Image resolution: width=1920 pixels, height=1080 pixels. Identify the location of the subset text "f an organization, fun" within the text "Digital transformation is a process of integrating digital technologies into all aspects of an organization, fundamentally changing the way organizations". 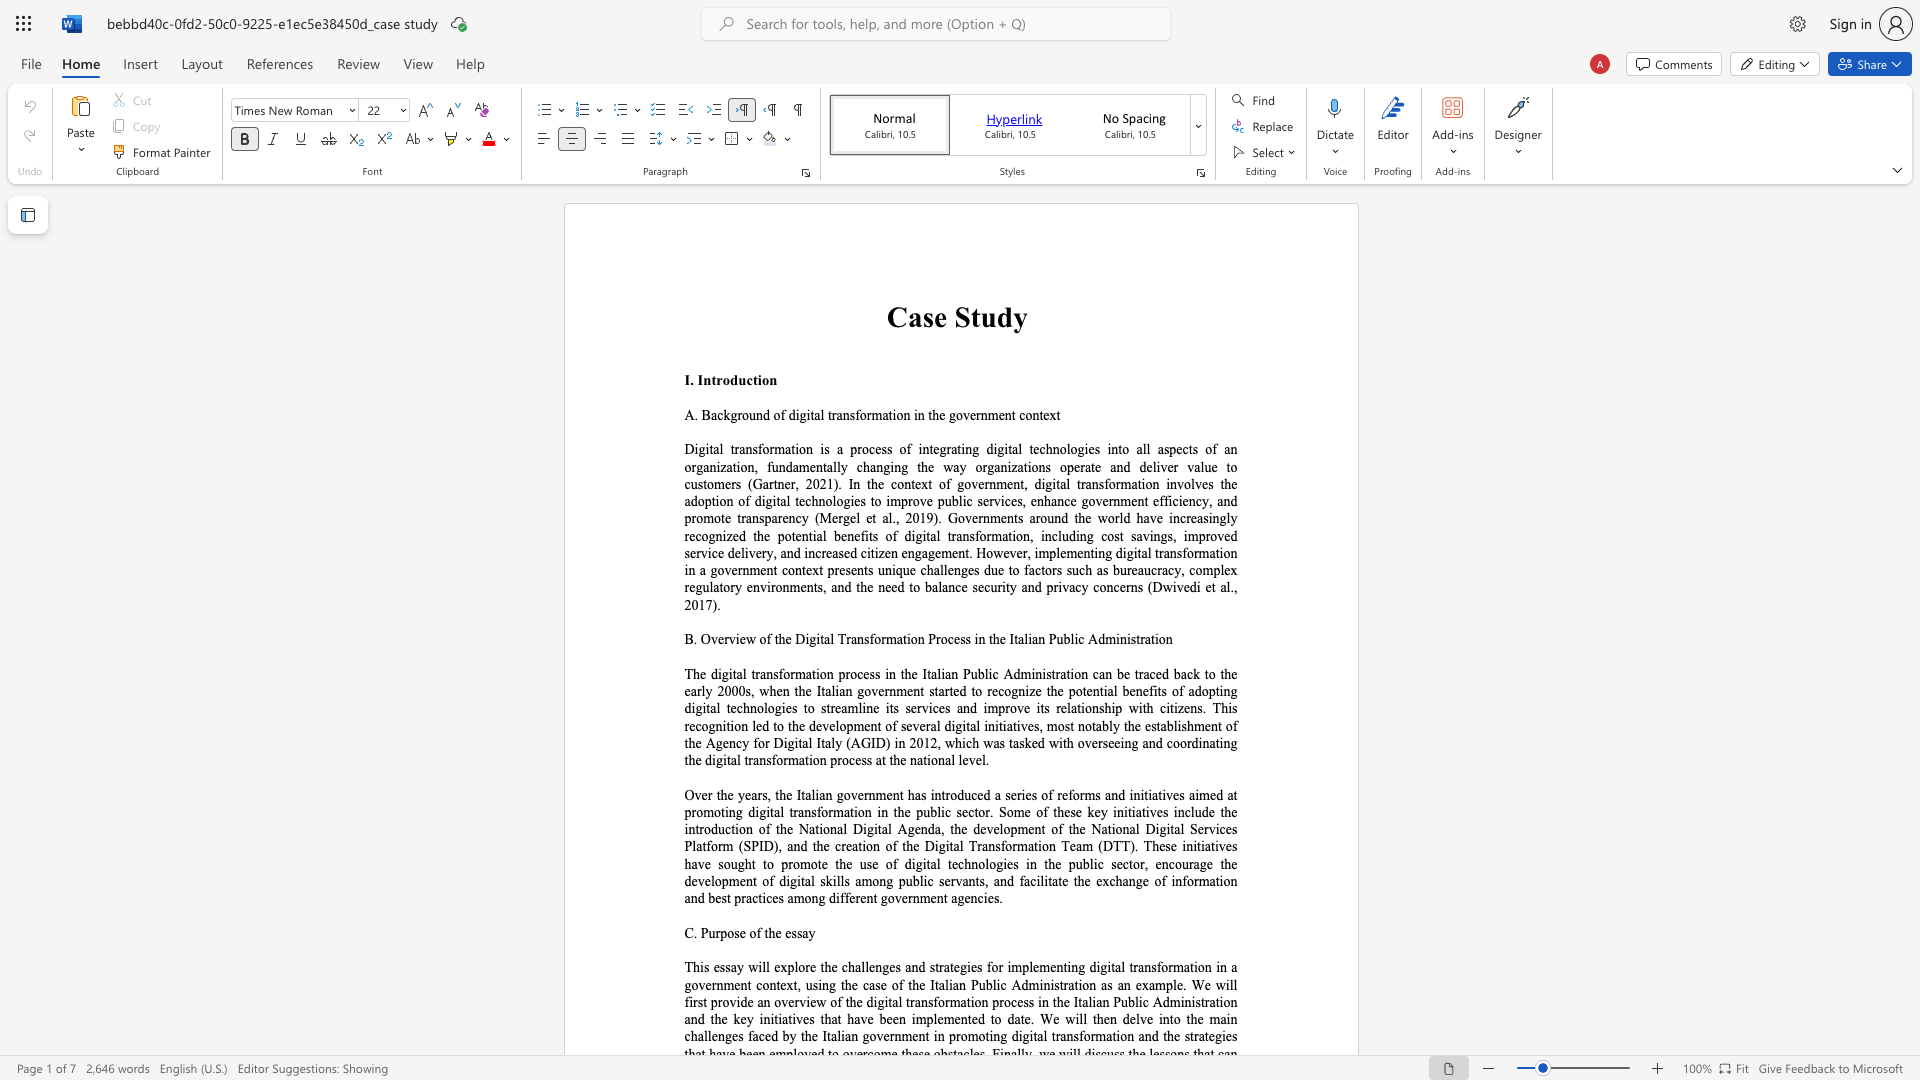
(1211, 448).